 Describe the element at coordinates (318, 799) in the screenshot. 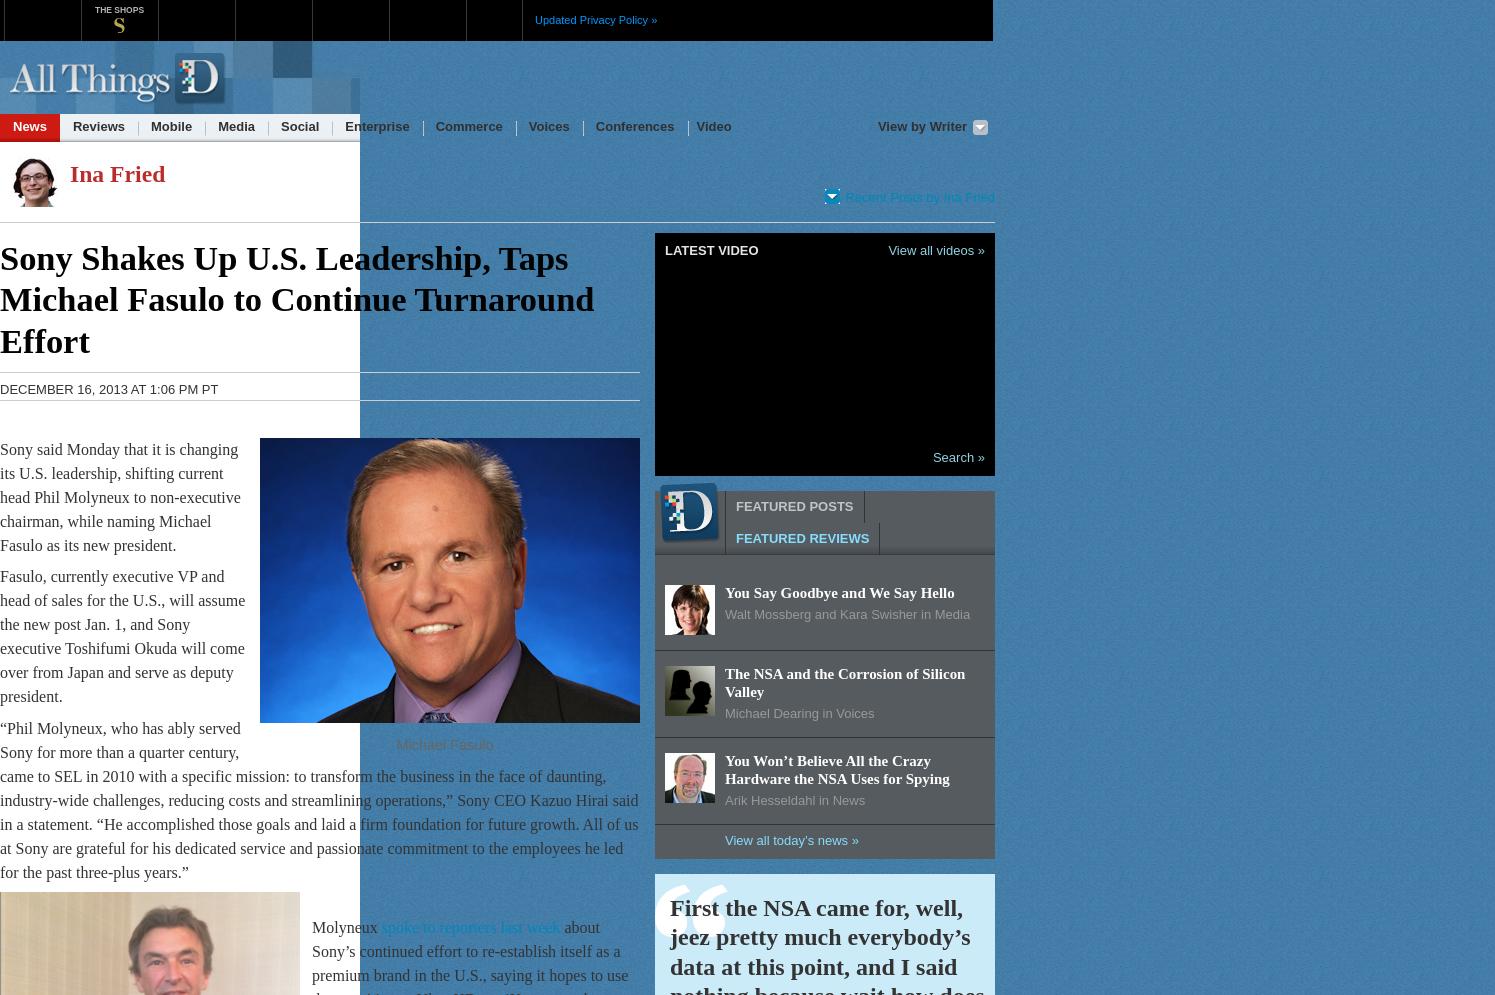

I see `'“Phil Molyneux, who has ably served Sony for more than a quarter century, came to SEL in 2010 with a specific mission: to transform the business in the face of daunting, industry-wide challenges, reducing costs and streamlining operations,” Sony CEO Kazuo Hirai said in a statement. “He accomplished those goals and laid a firm foundation for future growth. All of us at Sony are grateful for his dedicated service and passionate commitment to the employees he led for the past three-plus years.”'` at that location.